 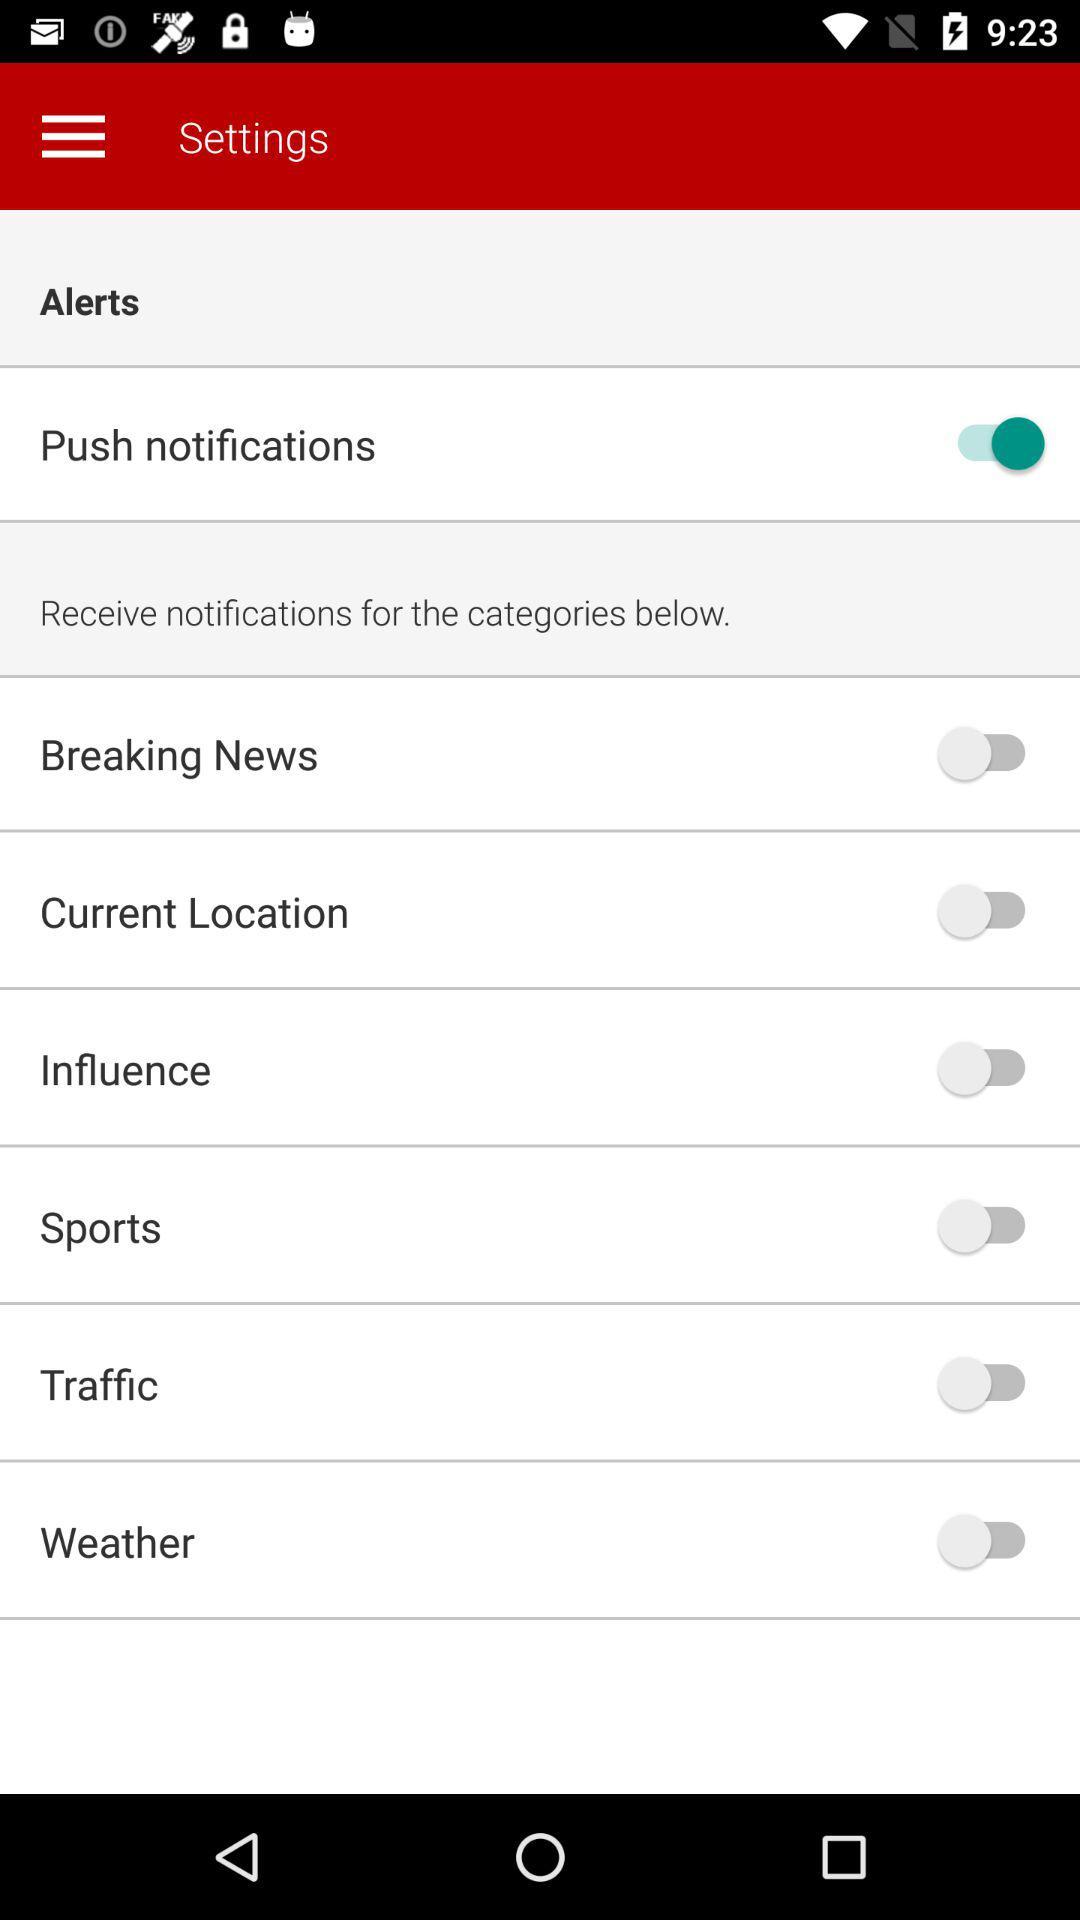 What do you see at coordinates (991, 1539) in the screenshot?
I see `notifications on or off for category` at bounding box center [991, 1539].